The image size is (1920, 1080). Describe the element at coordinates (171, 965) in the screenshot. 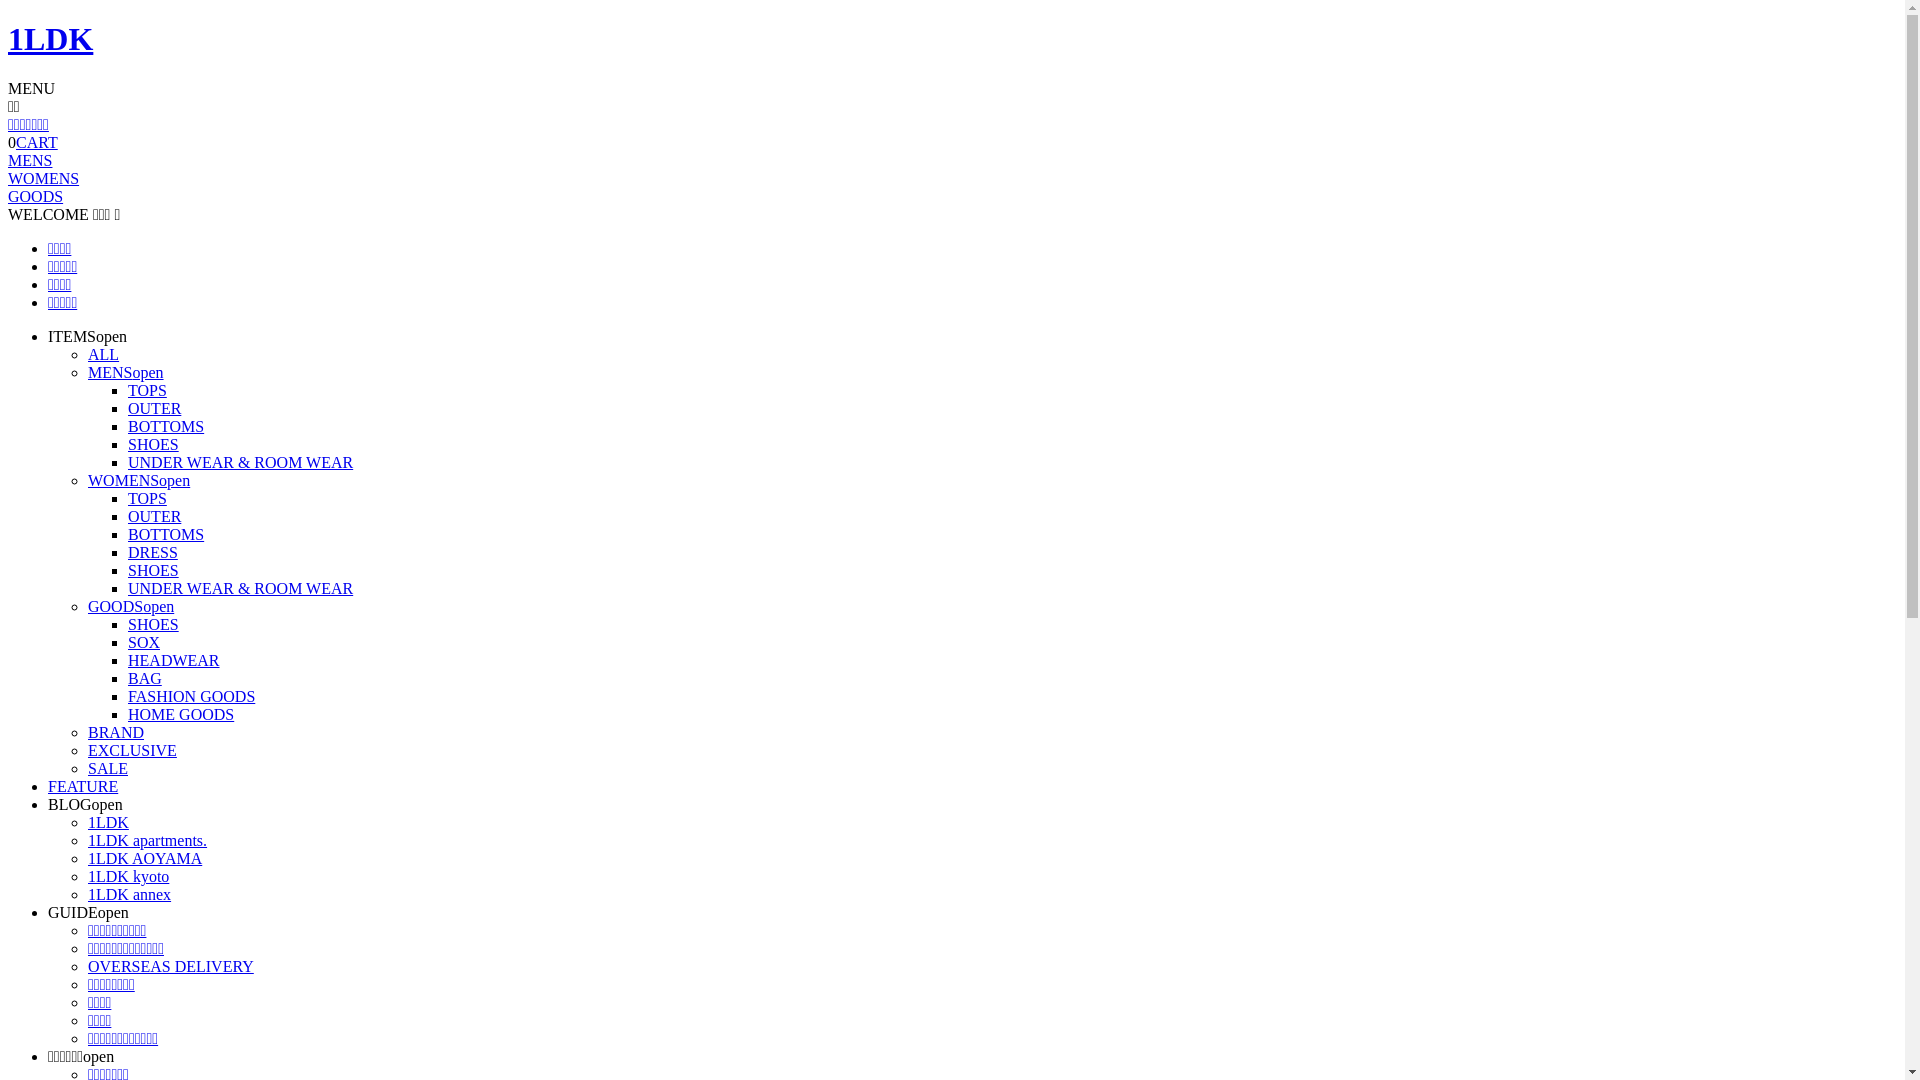

I see `'OVERSEAS DELIVERY'` at that location.